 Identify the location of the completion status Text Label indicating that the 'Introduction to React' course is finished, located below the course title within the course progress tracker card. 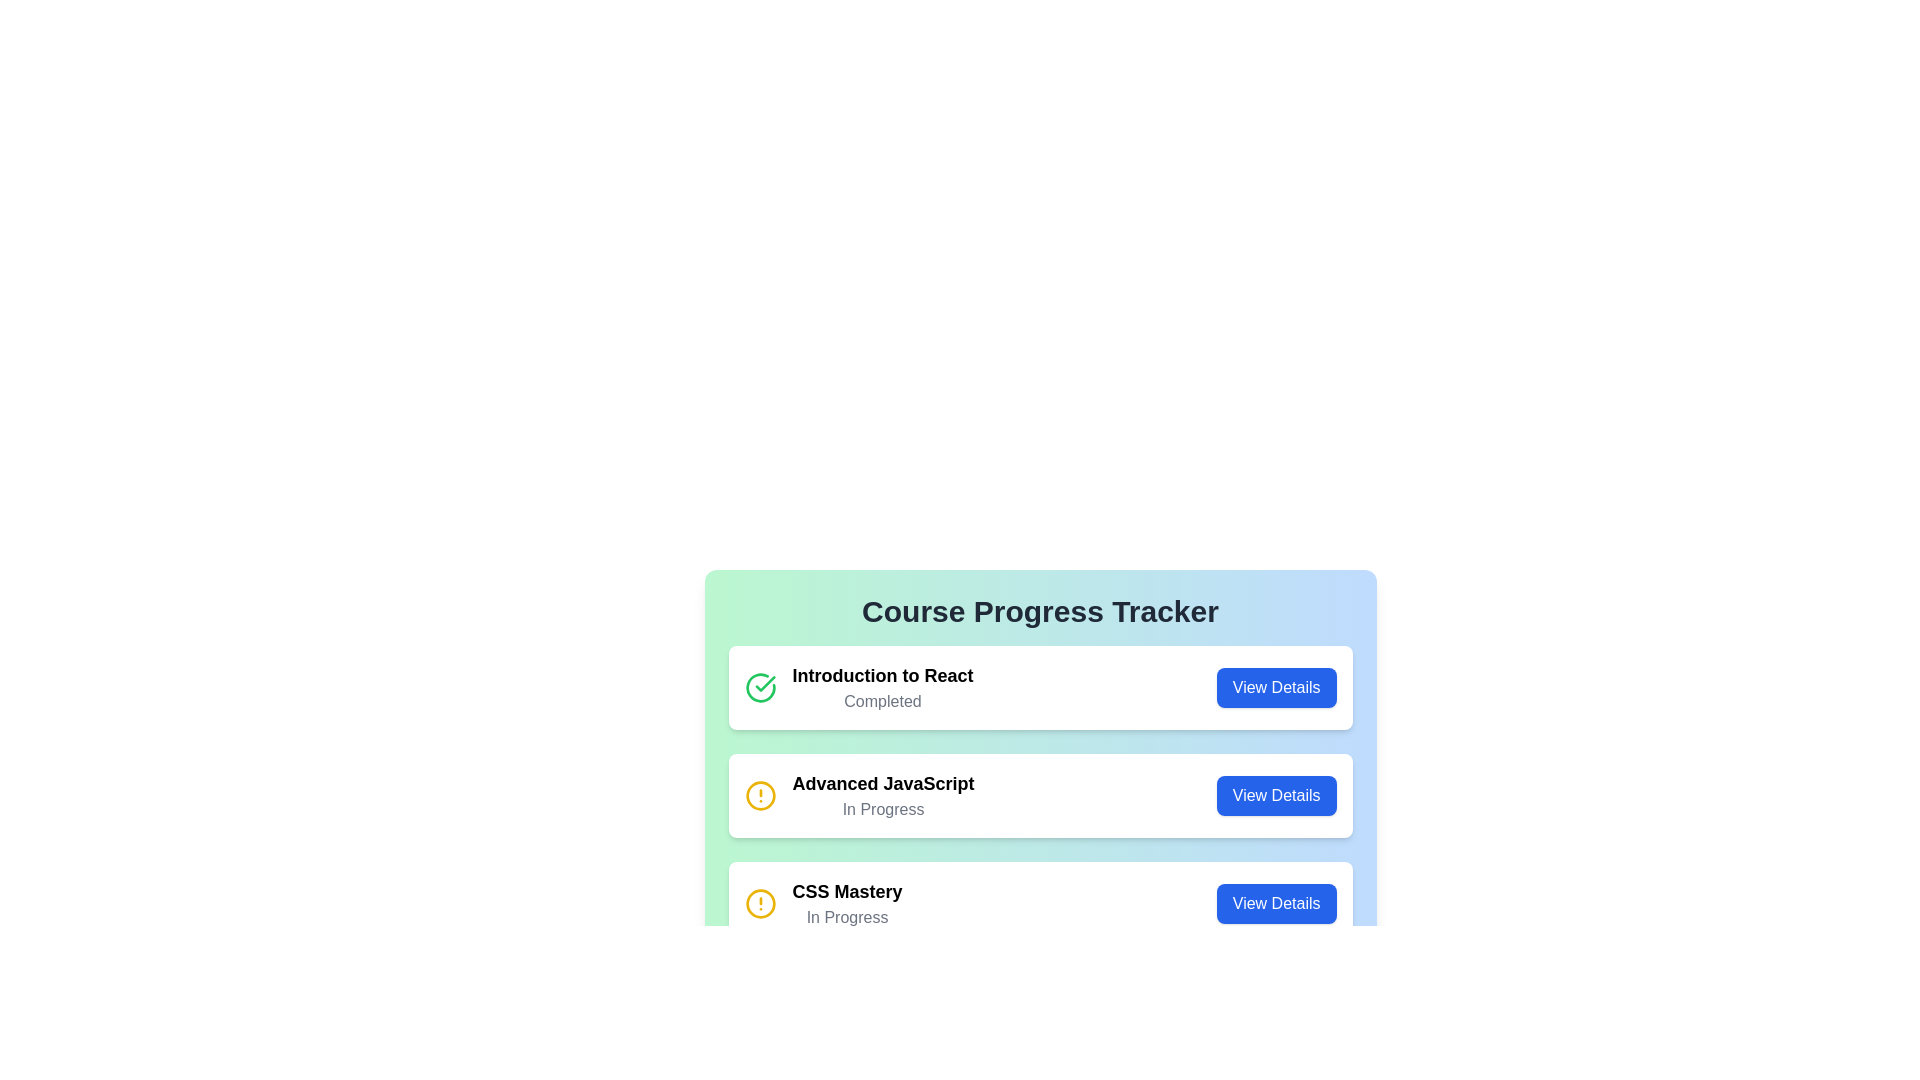
(882, 701).